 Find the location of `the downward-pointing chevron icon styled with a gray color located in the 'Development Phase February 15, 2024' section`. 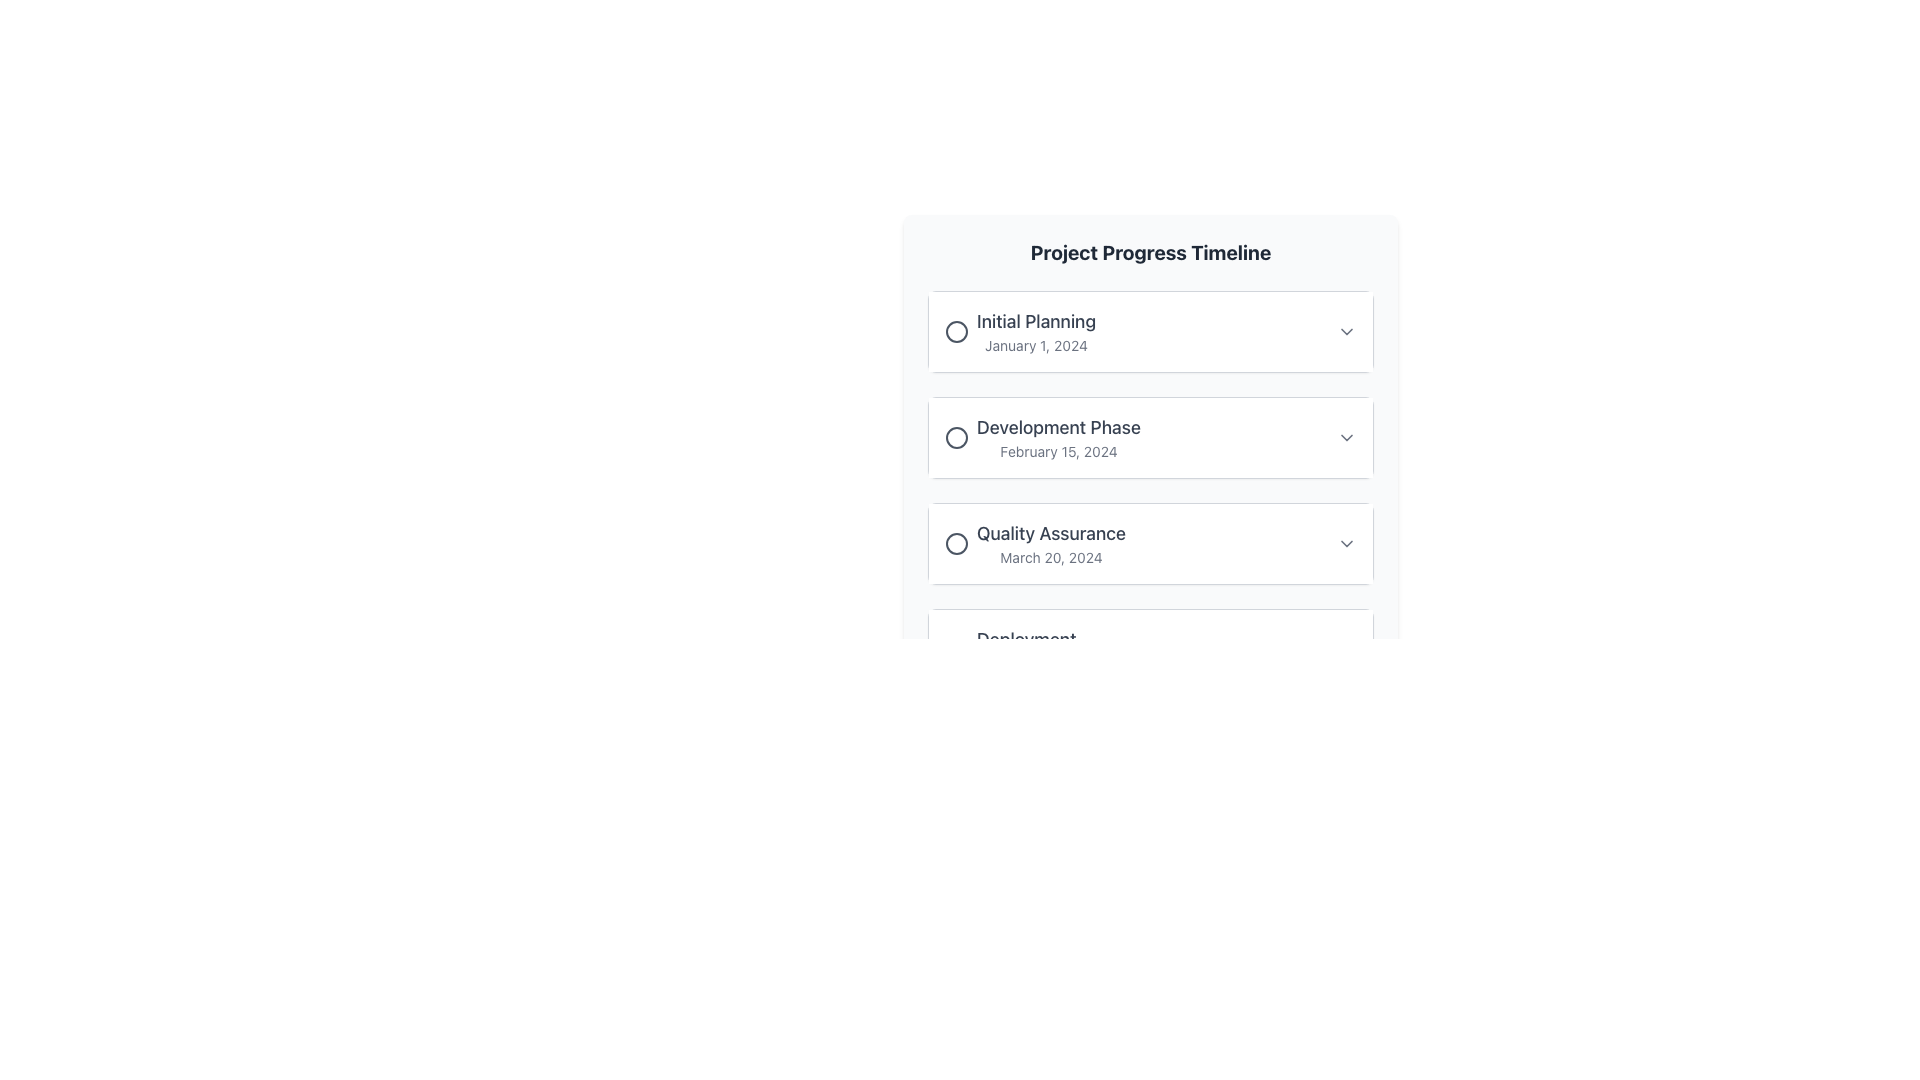

the downward-pointing chevron icon styled with a gray color located in the 'Development Phase February 15, 2024' section is located at coordinates (1347, 437).